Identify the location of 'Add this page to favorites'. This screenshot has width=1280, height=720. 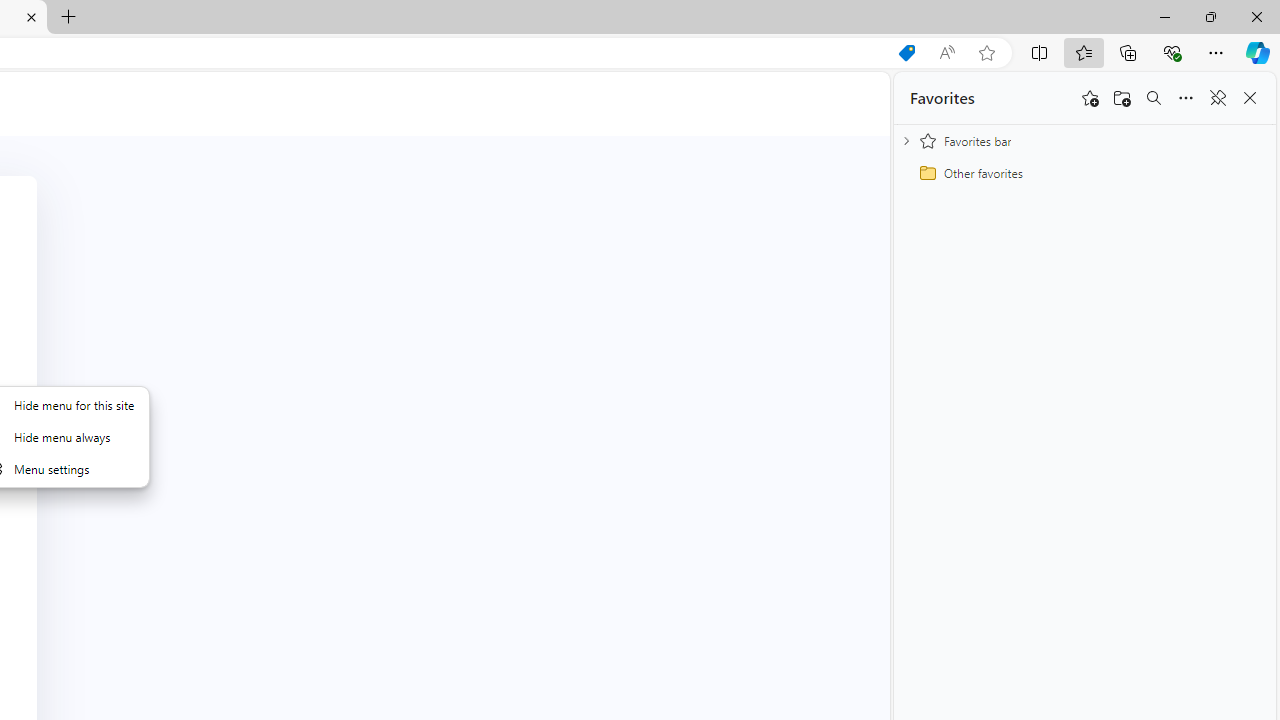
(1088, 98).